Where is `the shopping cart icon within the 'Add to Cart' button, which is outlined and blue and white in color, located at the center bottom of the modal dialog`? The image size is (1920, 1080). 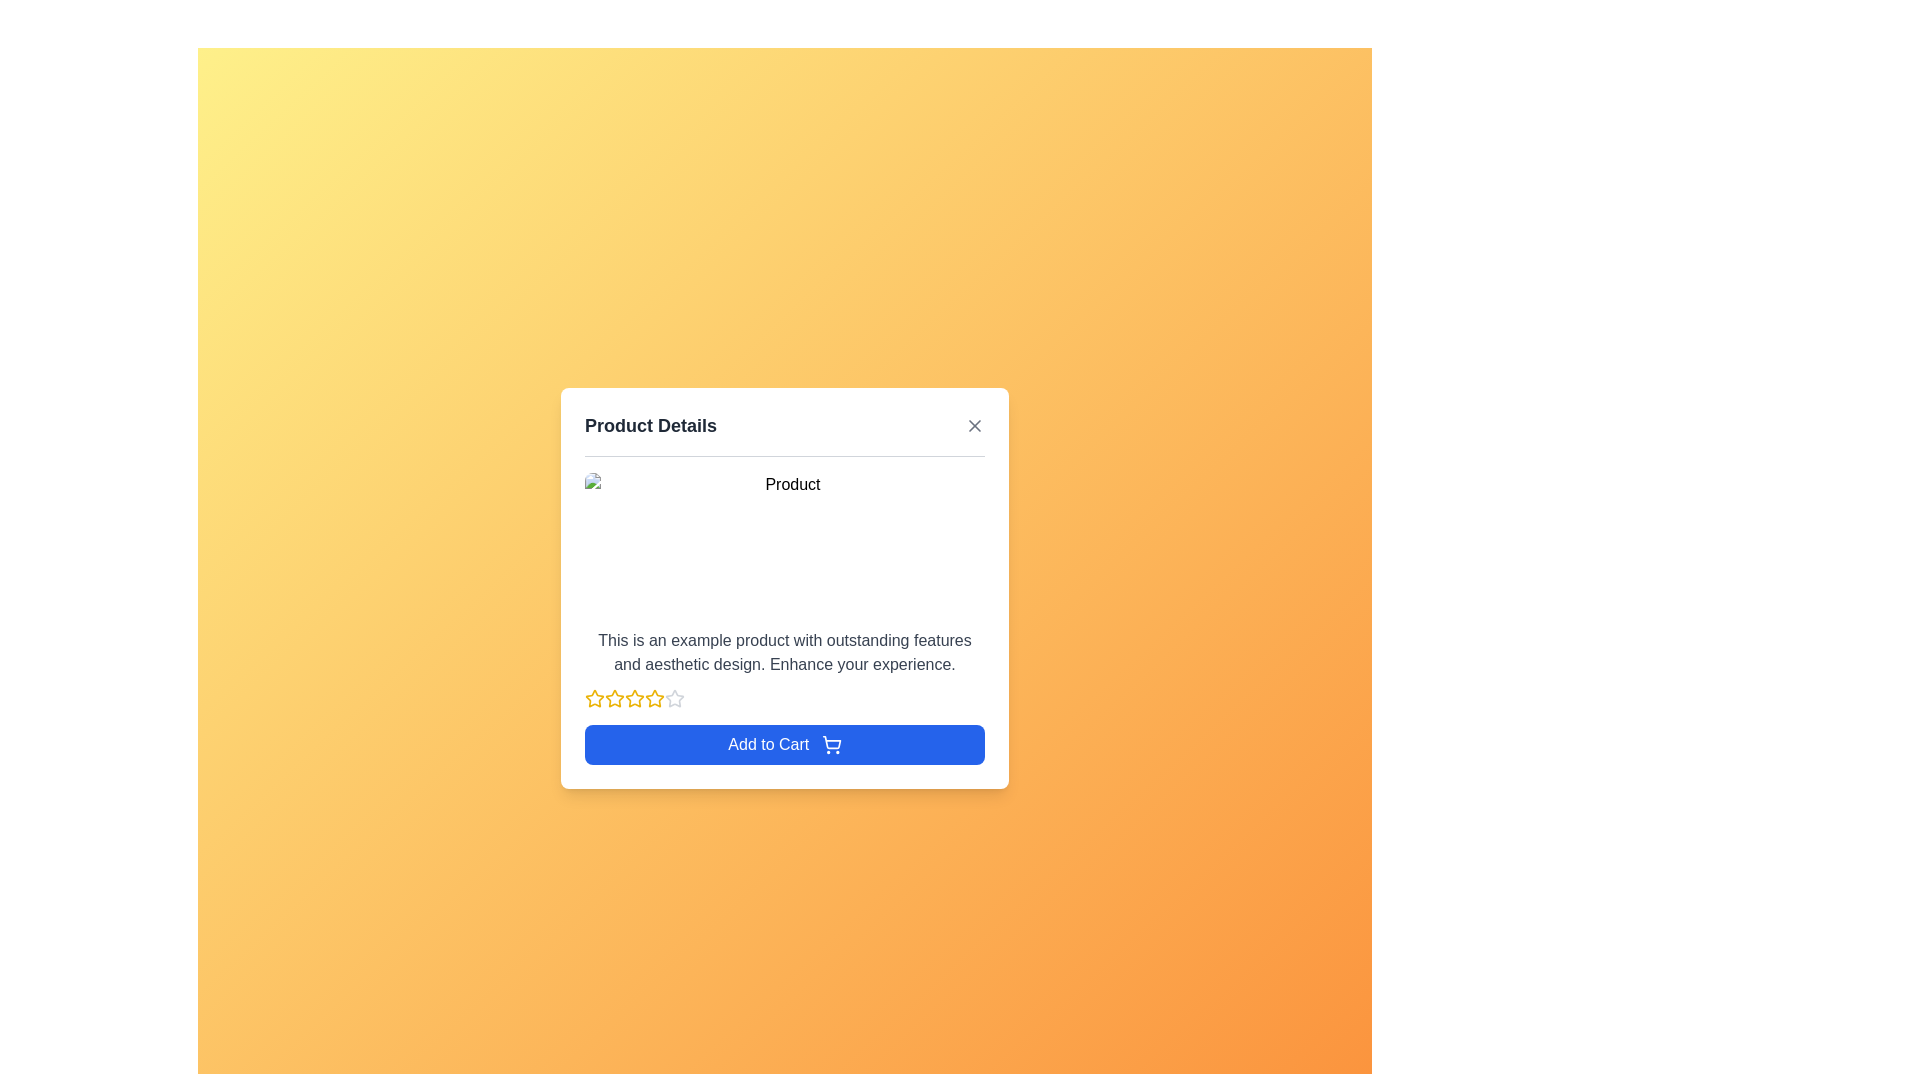 the shopping cart icon within the 'Add to Cart' button, which is outlined and blue and white in color, located at the center bottom of the modal dialog is located at coordinates (831, 742).